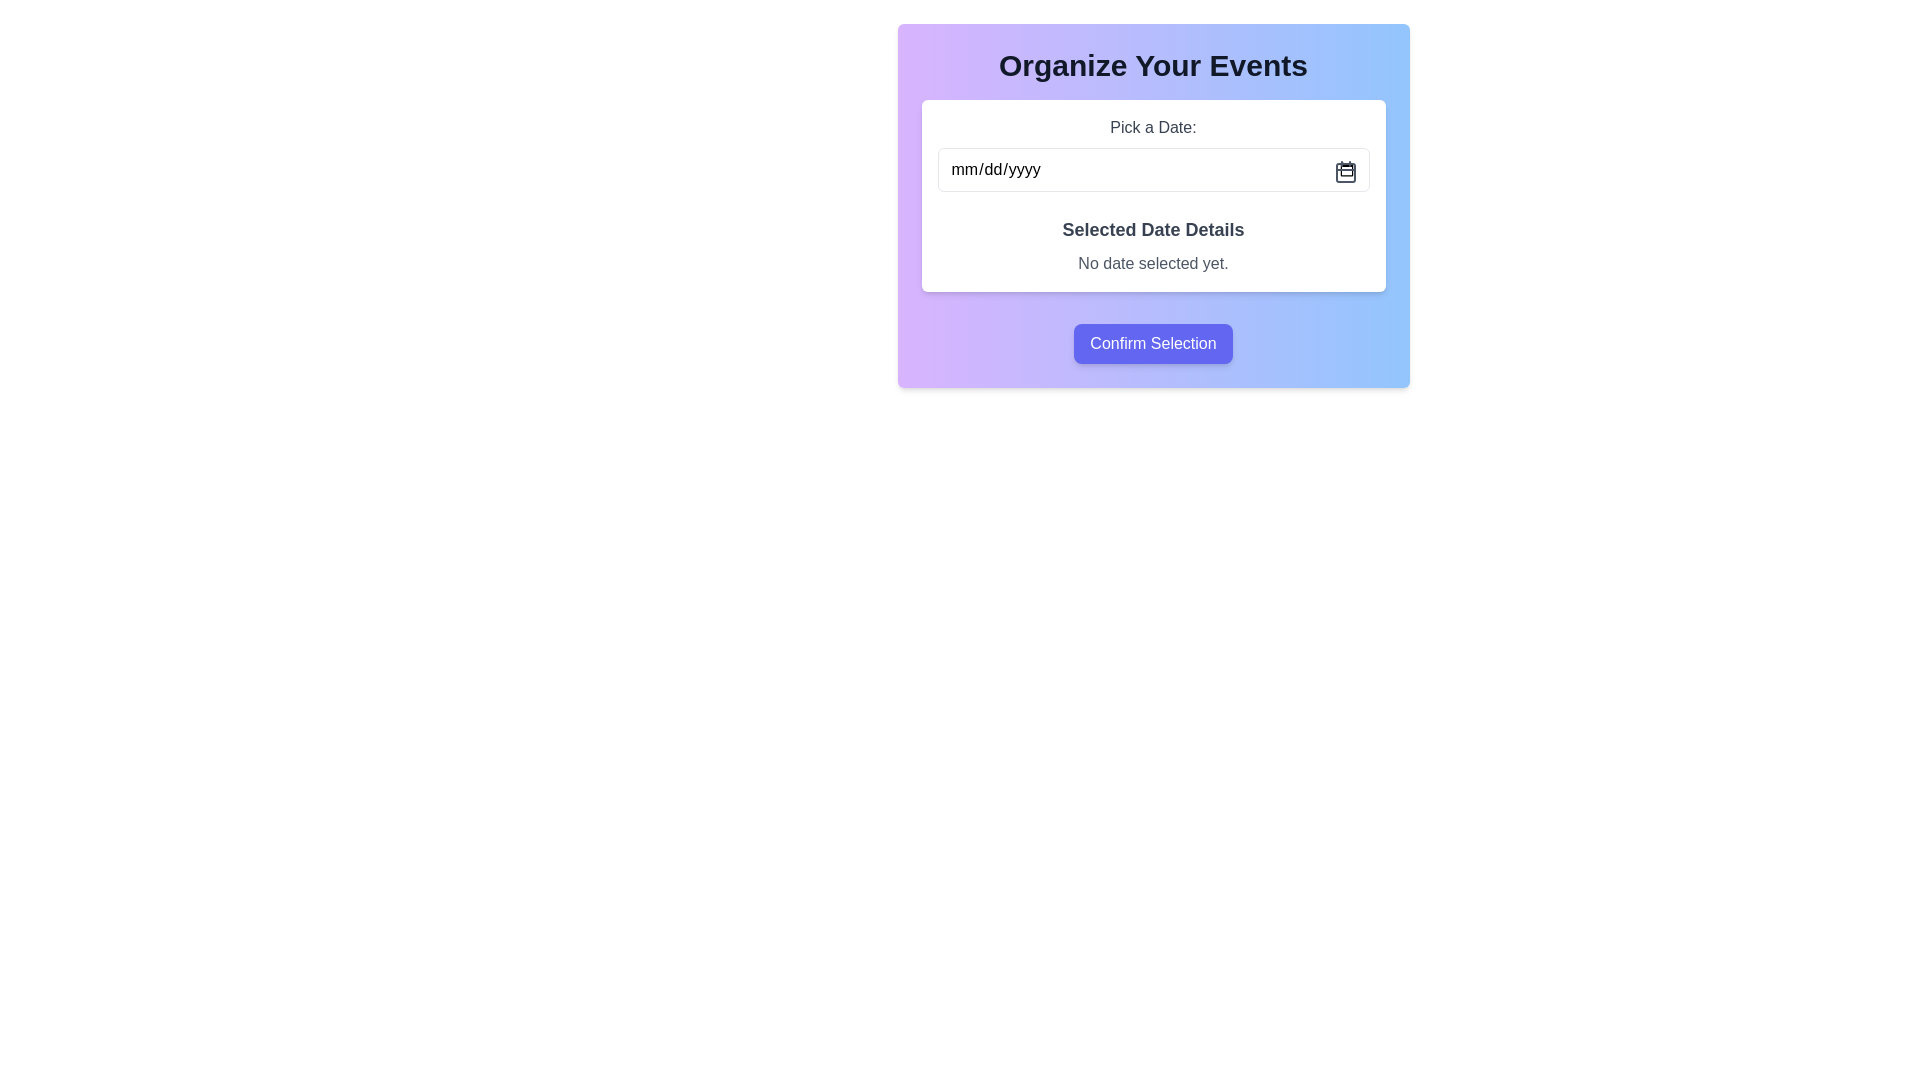  I want to click on the confirm button located at the bottom center of the card that contains input fields, which submits the selected data, so click(1153, 342).